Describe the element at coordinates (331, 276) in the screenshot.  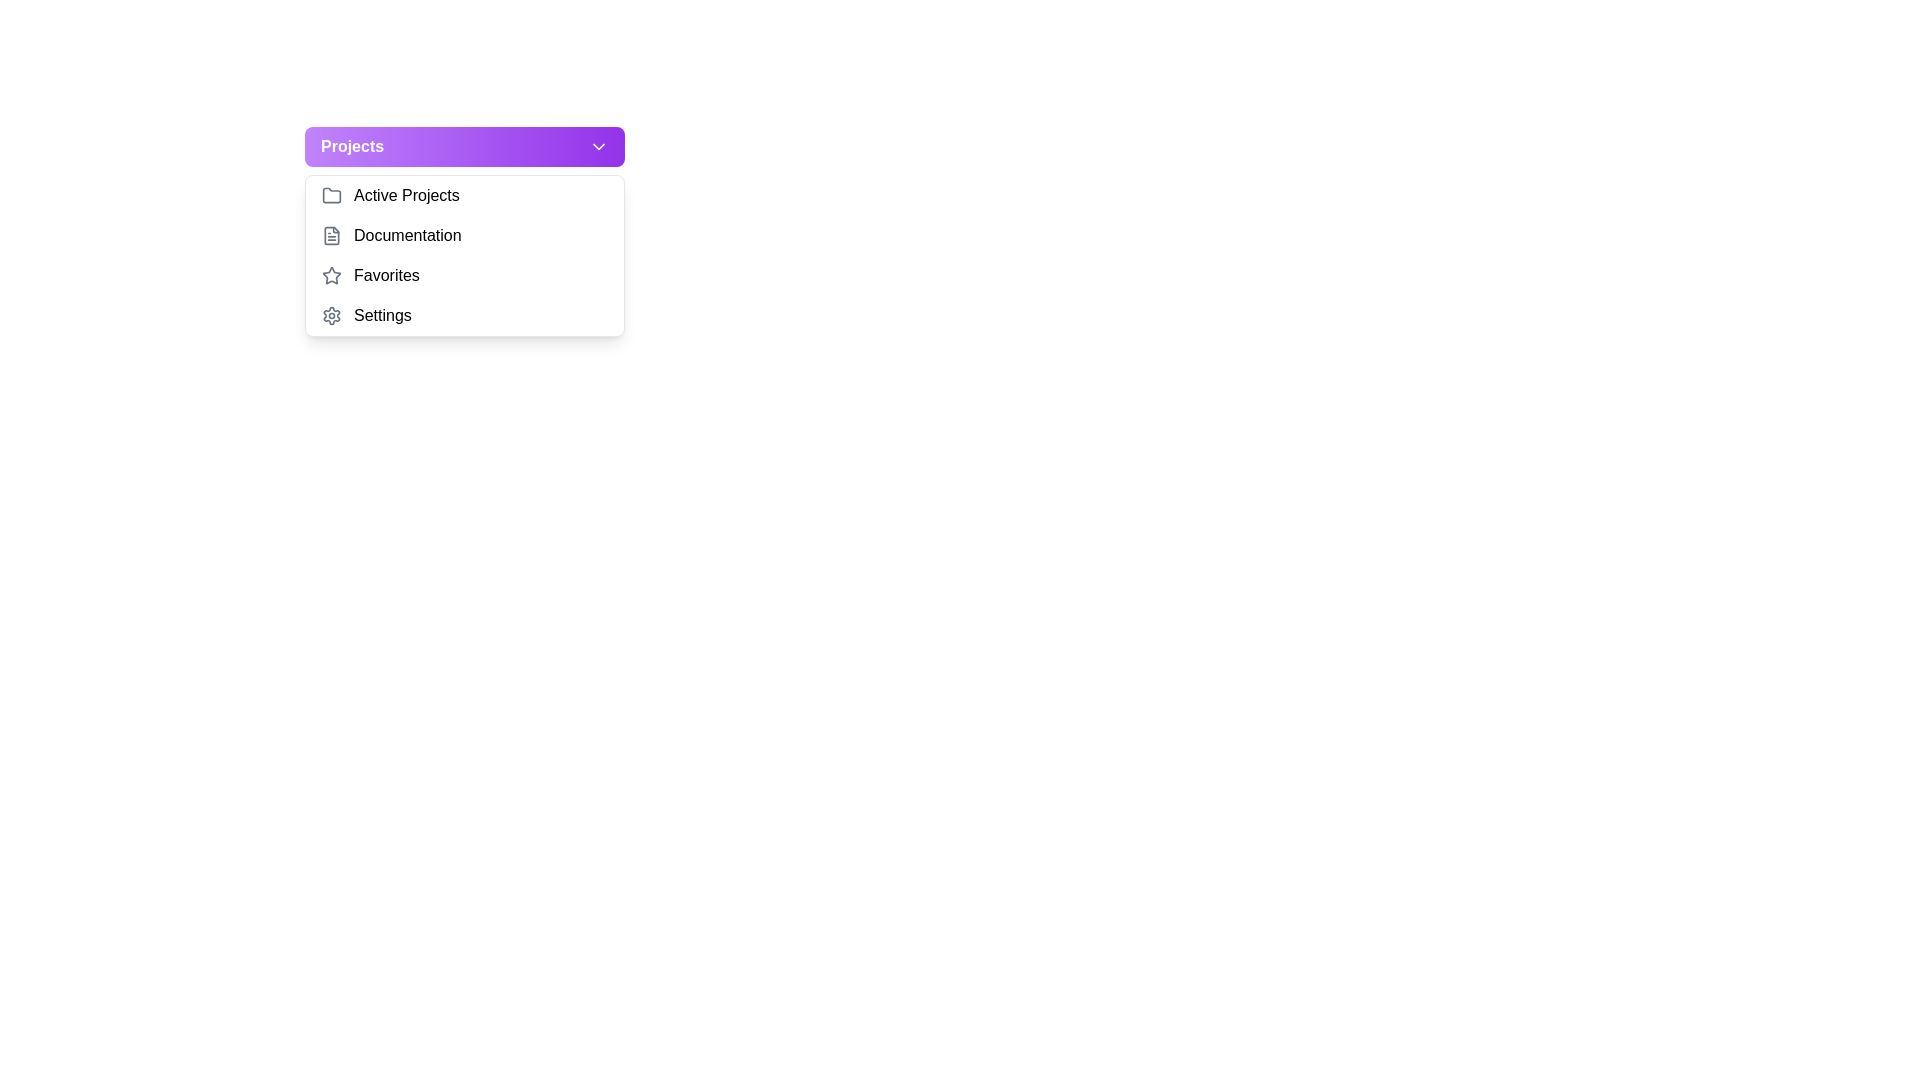
I see `the star-shaped icon located to the left of the 'Favorites' label within the dropdown menu, which serves as a visual indicator for this option` at that location.